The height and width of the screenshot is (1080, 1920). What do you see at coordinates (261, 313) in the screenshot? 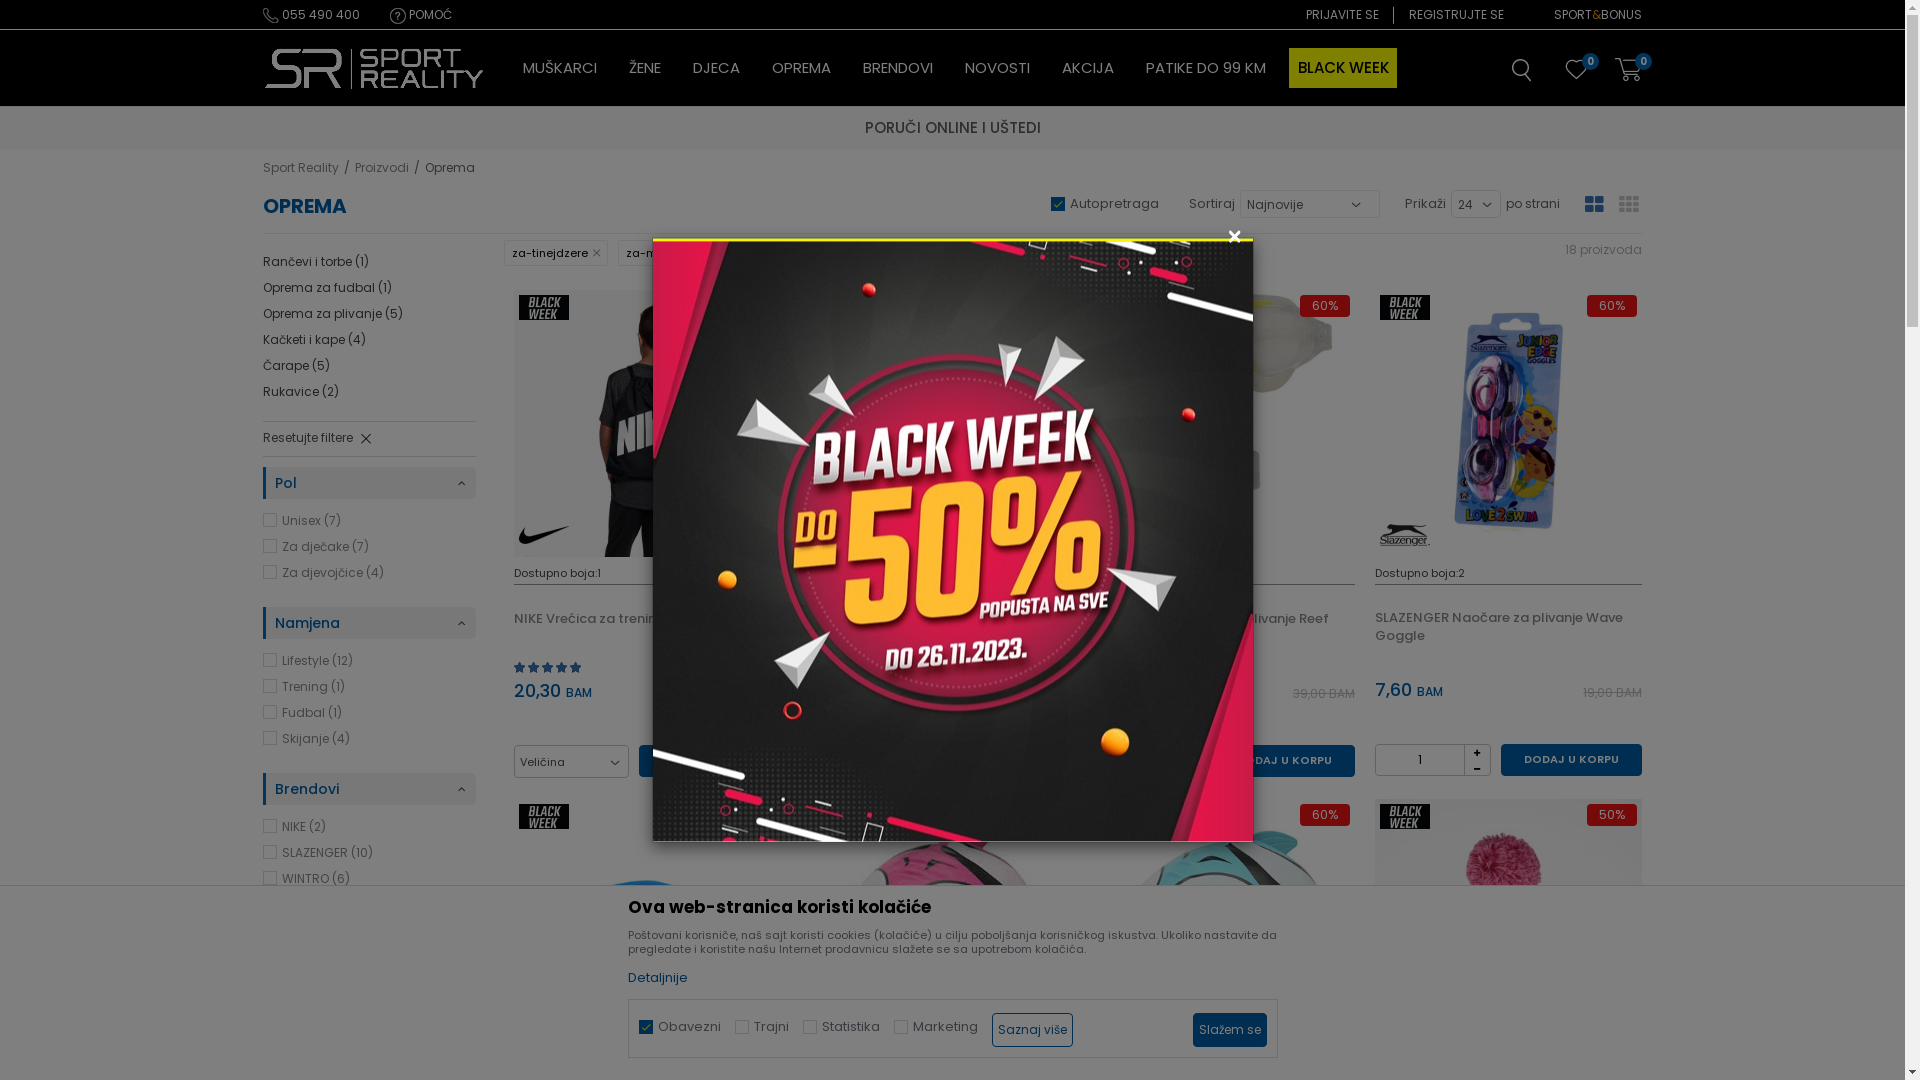
I see `'Oprema za plivanje (5)'` at bounding box center [261, 313].